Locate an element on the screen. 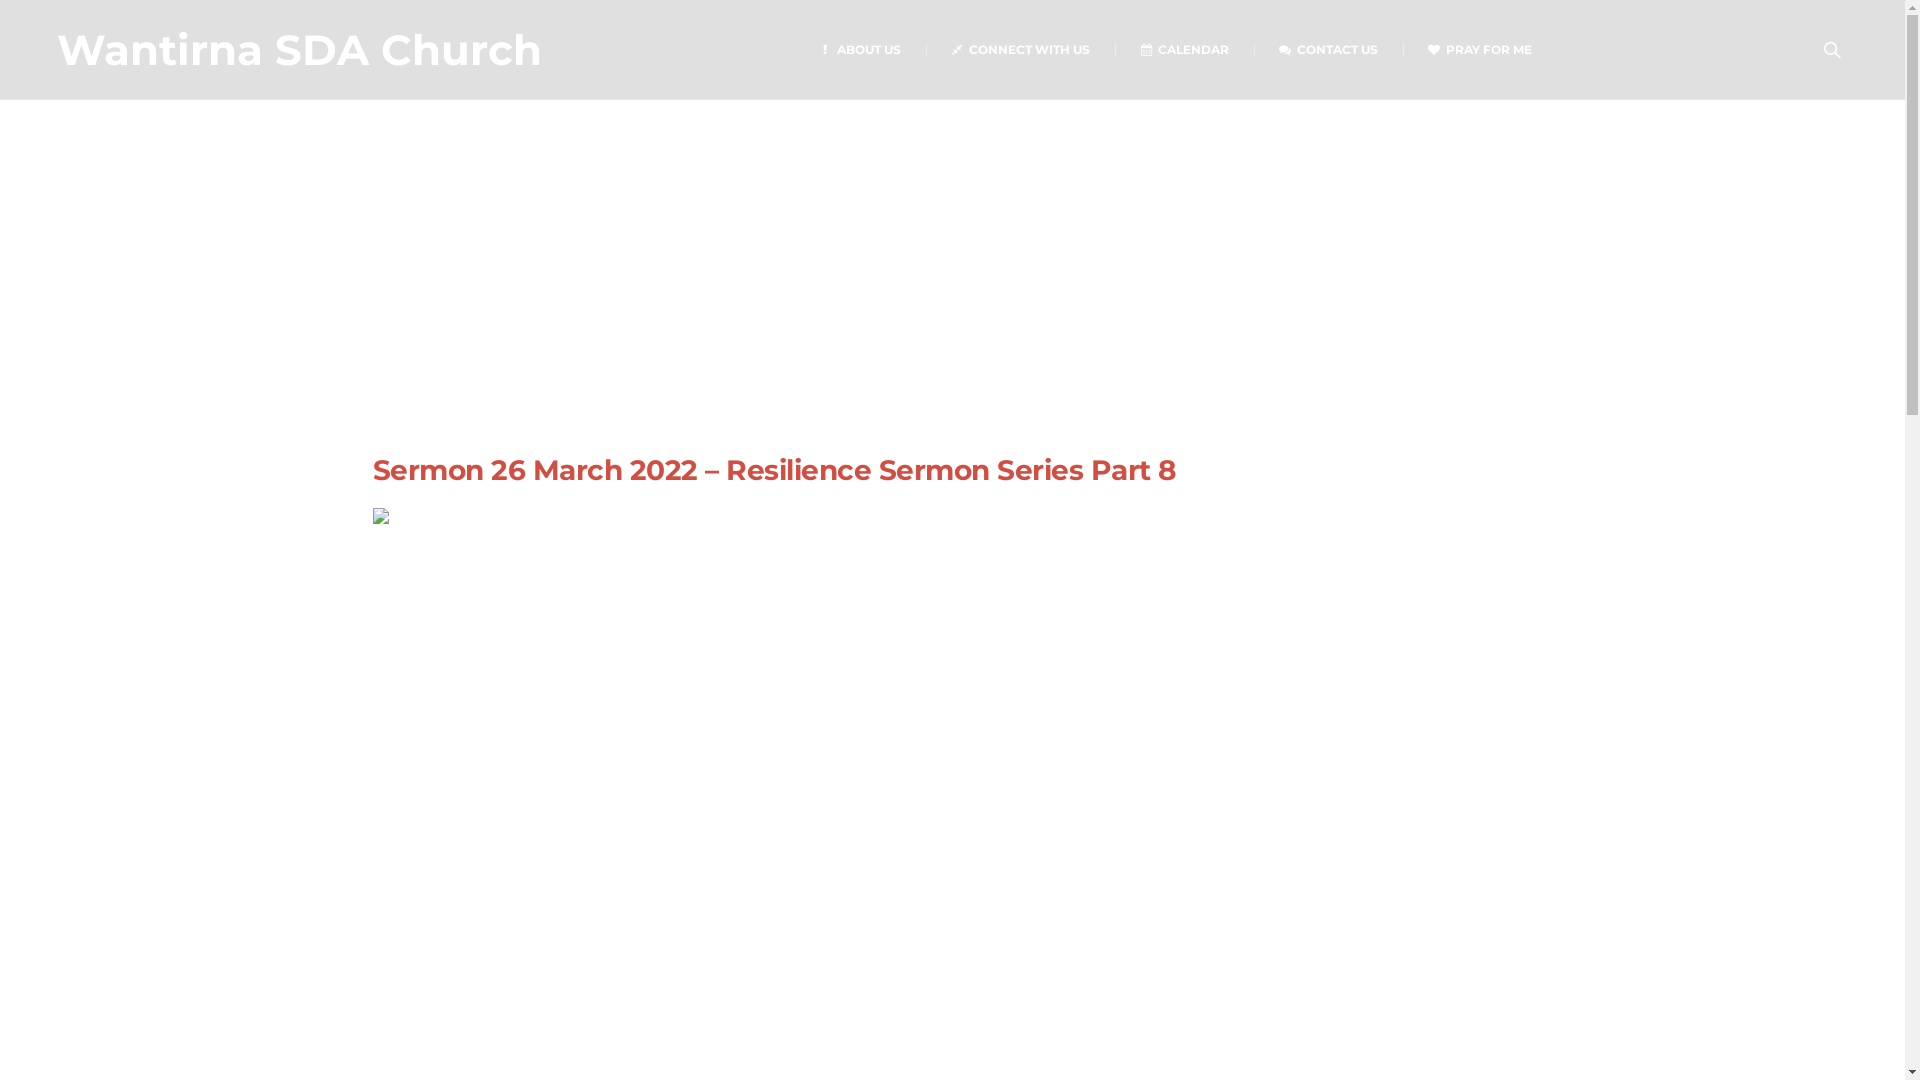 Image resolution: width=1920 pixels, height=1080 pixels. 'PRAY FOR ME' is located at coordinates (1479, 48).